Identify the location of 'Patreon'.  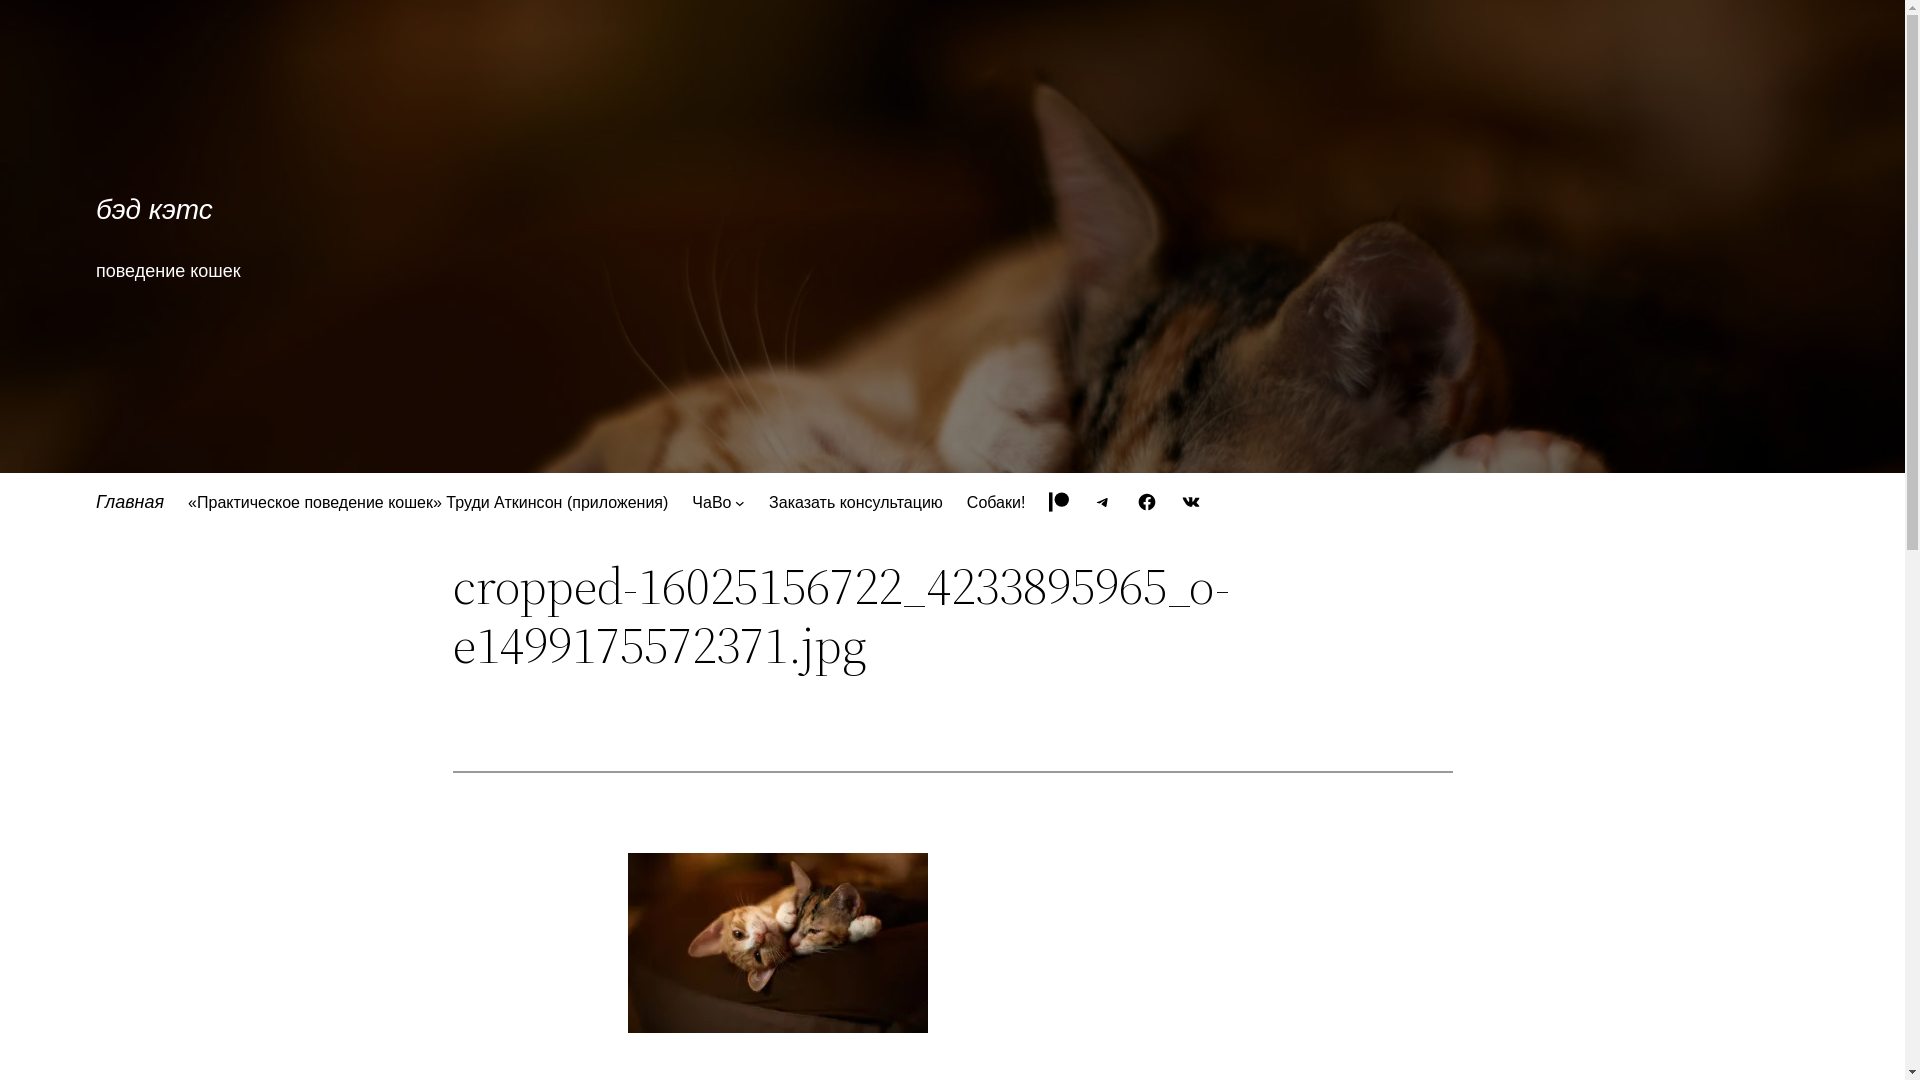
(1058, 500).